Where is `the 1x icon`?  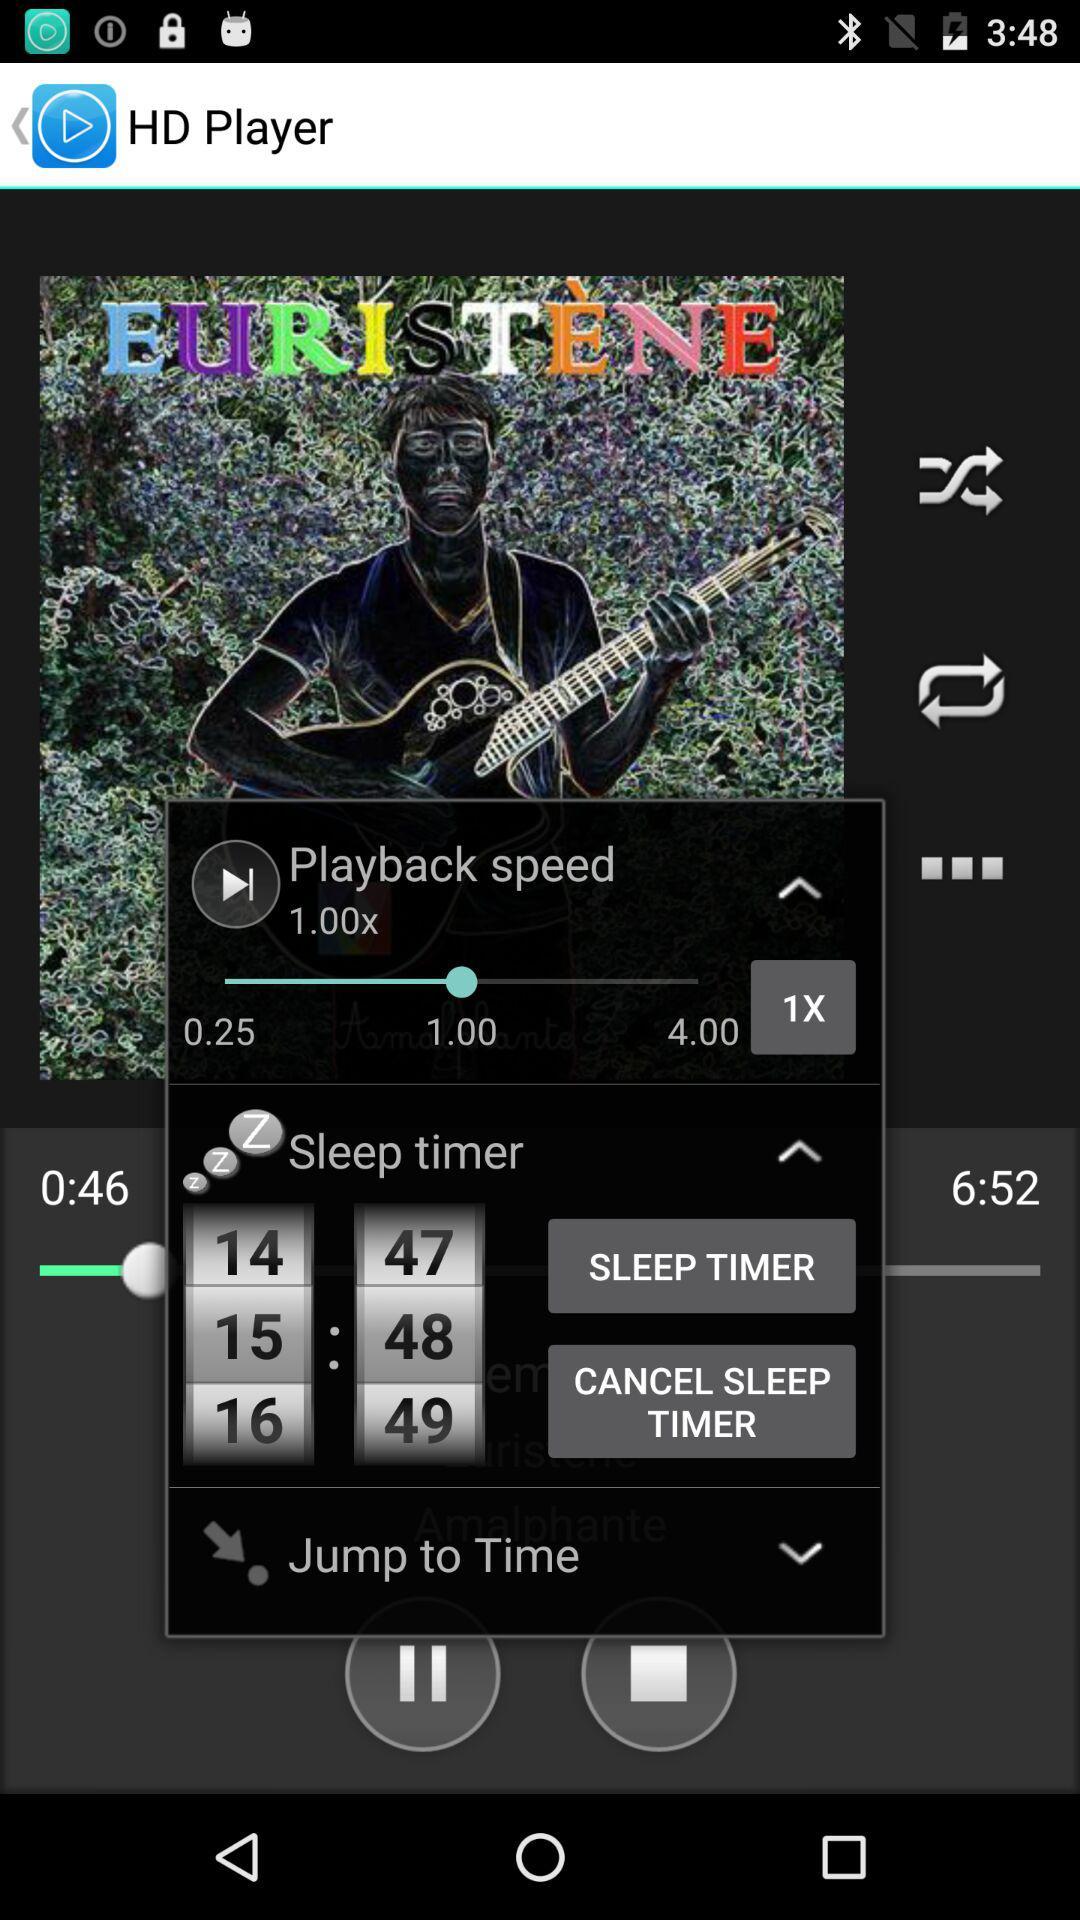 the 1x icon is located at coordinates (802, 1007).